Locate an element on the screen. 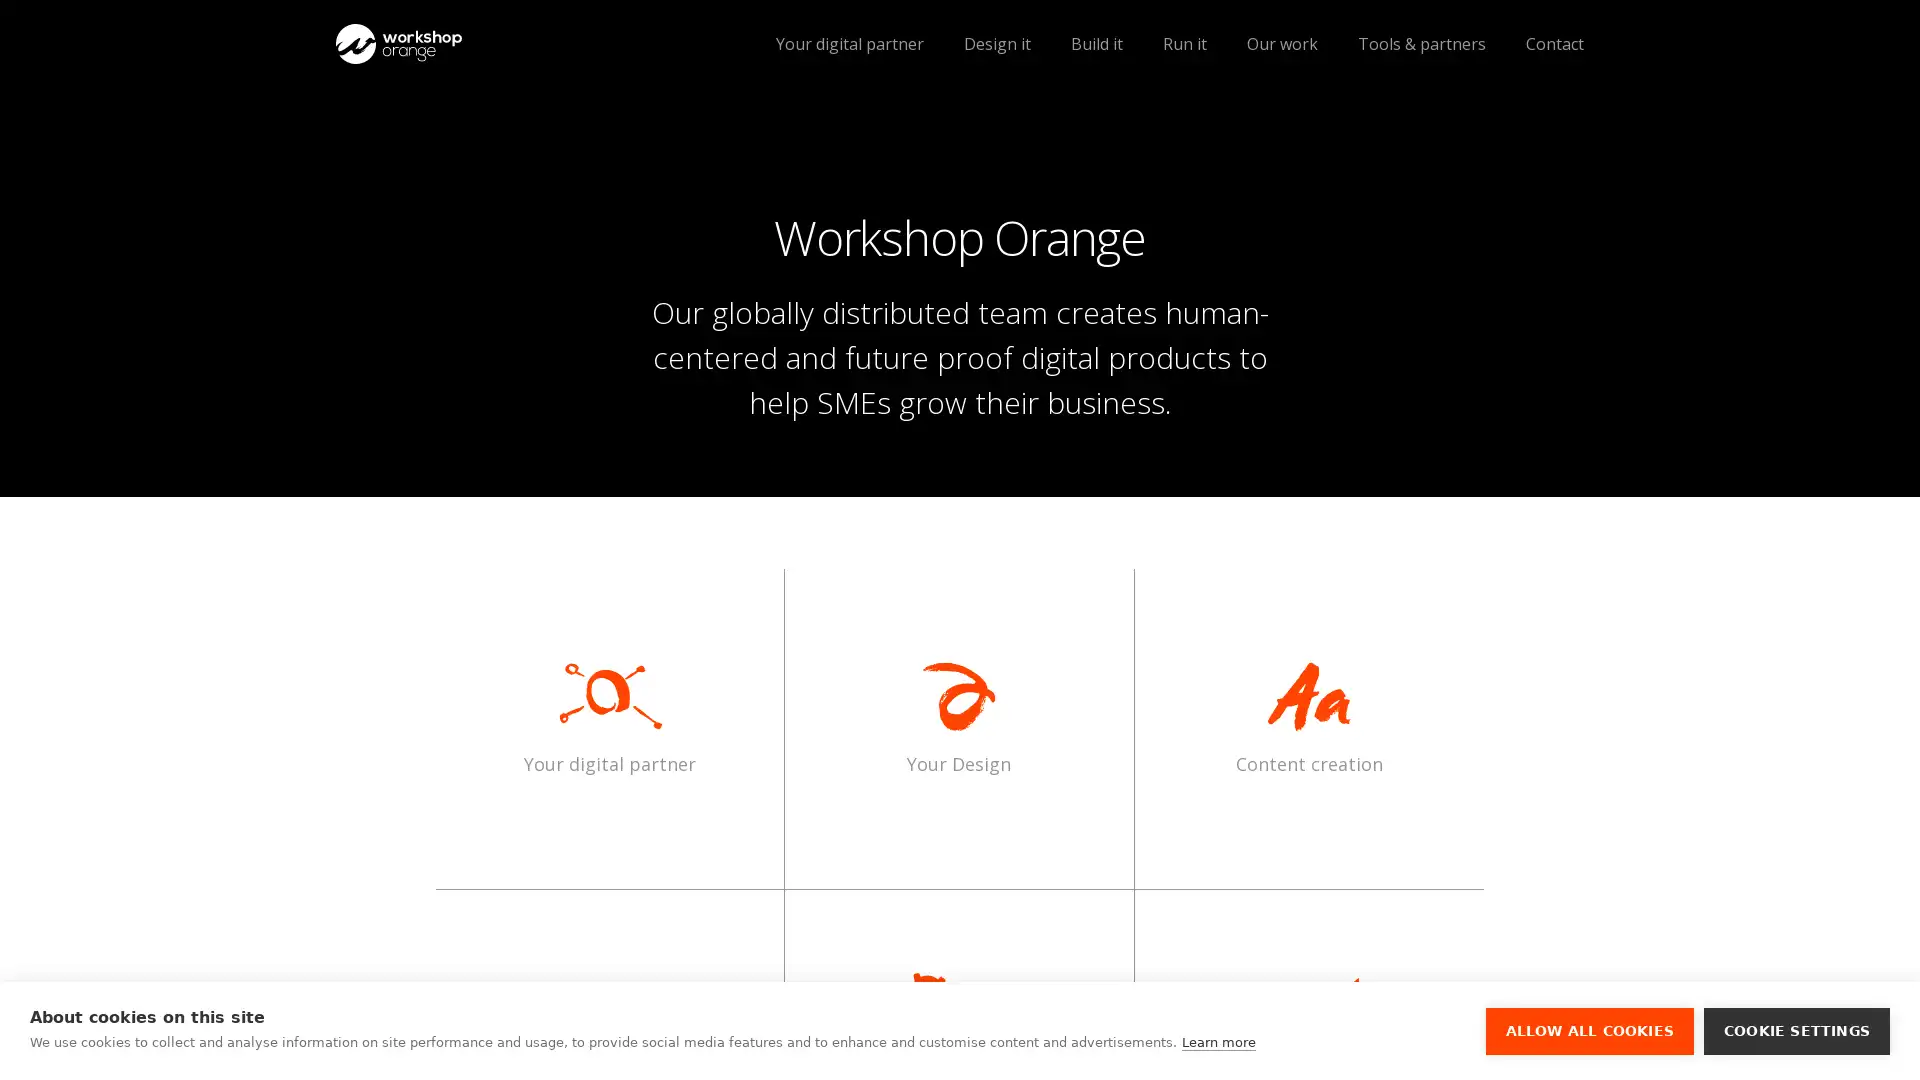  Tools & partners is located at coordinates (1420, 43).